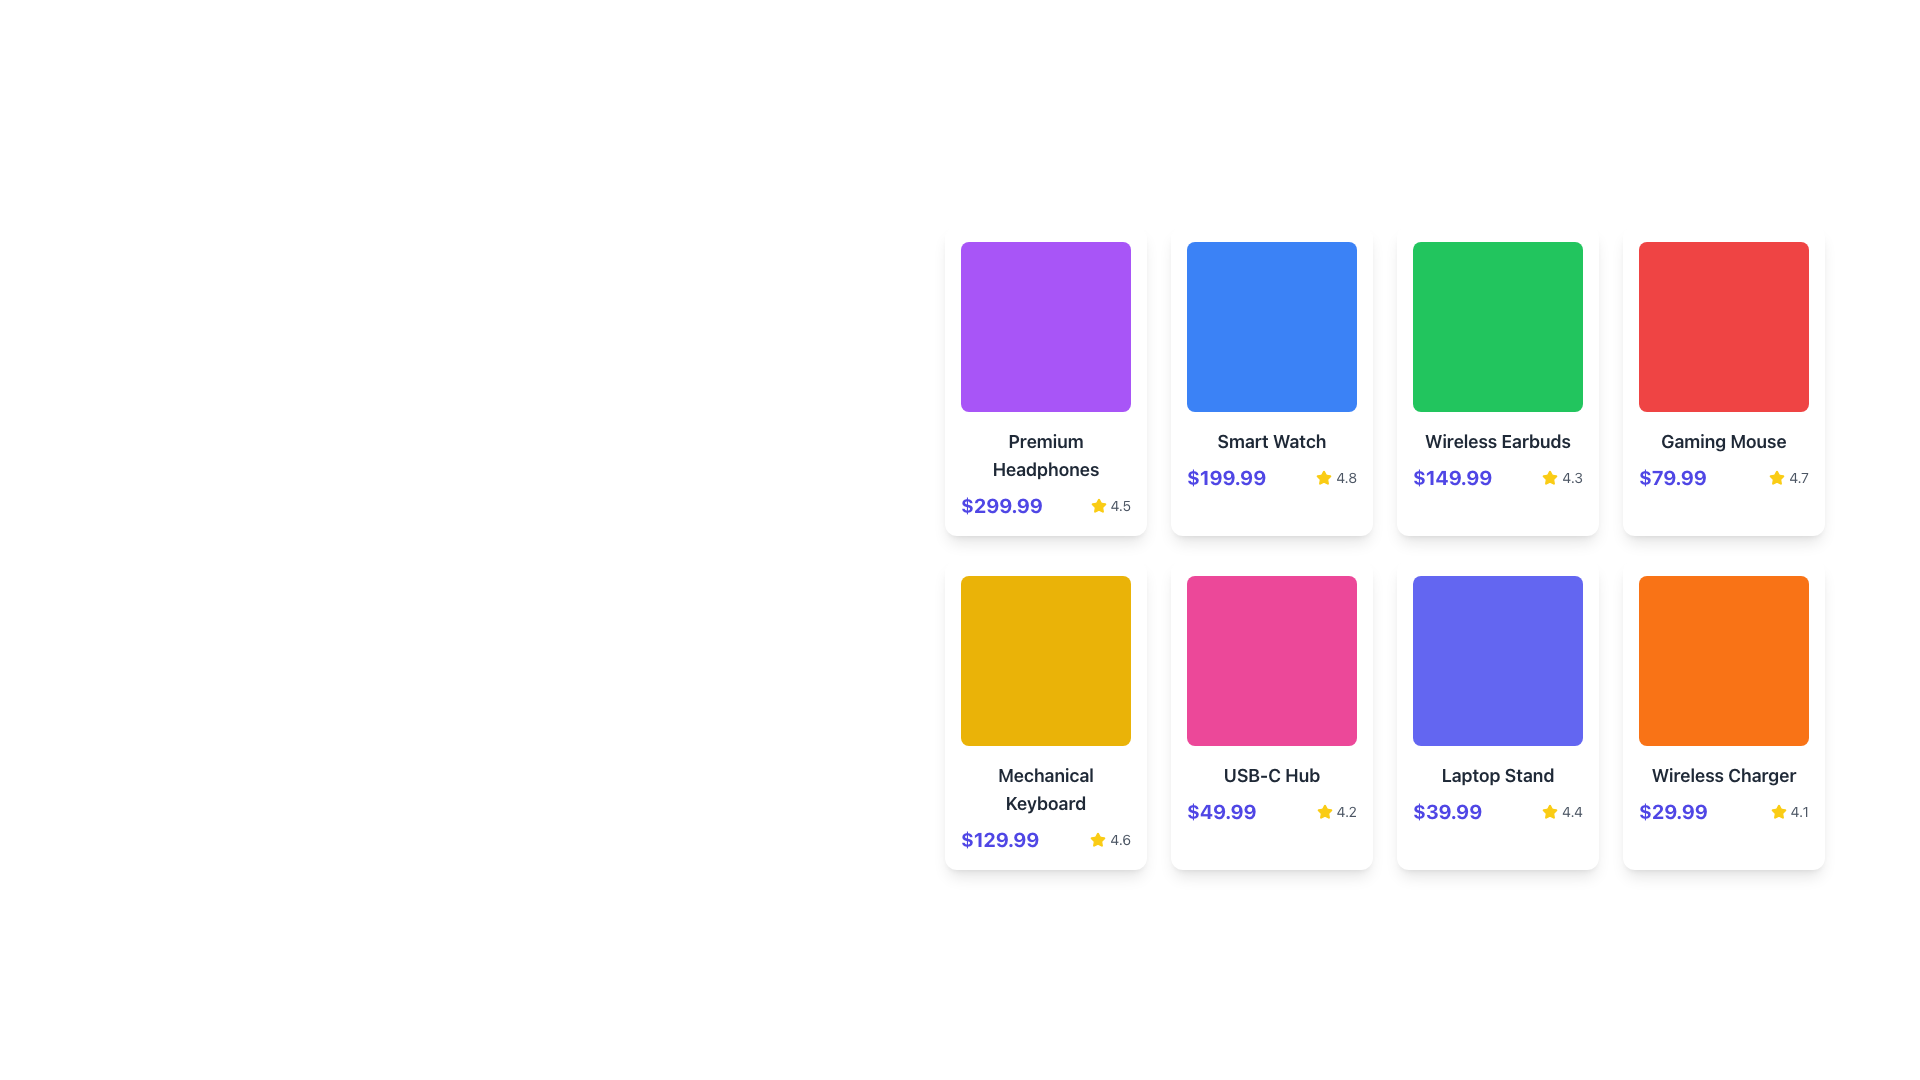 Image resolution: width=1920 pixels, height=1080 pixels. What do you see at coordinates (1778, 811) in the screenshot?
I see `yellow star icon representing the rating system for the product 'Wireless Charger', located at the bottom right corner of the card` at bounding box center [1778, 811].